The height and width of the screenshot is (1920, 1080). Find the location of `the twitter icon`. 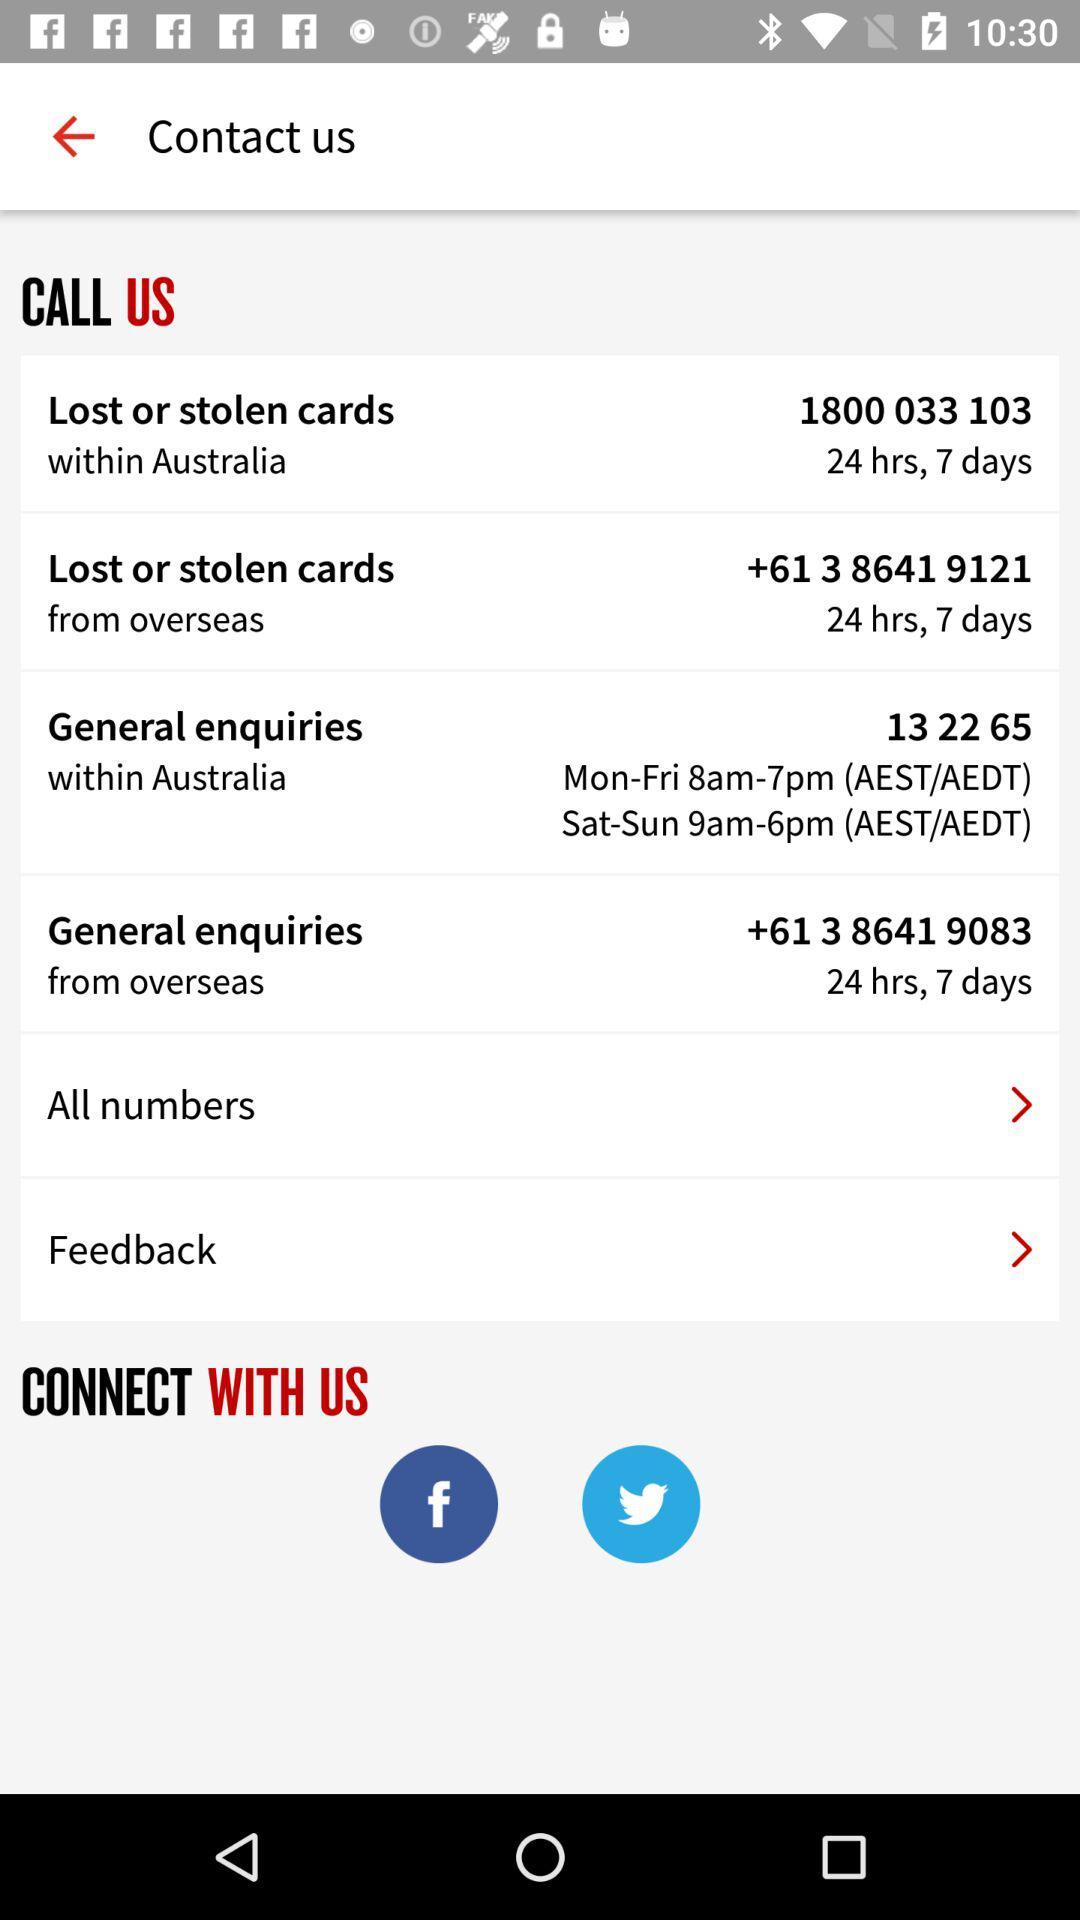

the twitter icon is located at coordinates (641, 1504).